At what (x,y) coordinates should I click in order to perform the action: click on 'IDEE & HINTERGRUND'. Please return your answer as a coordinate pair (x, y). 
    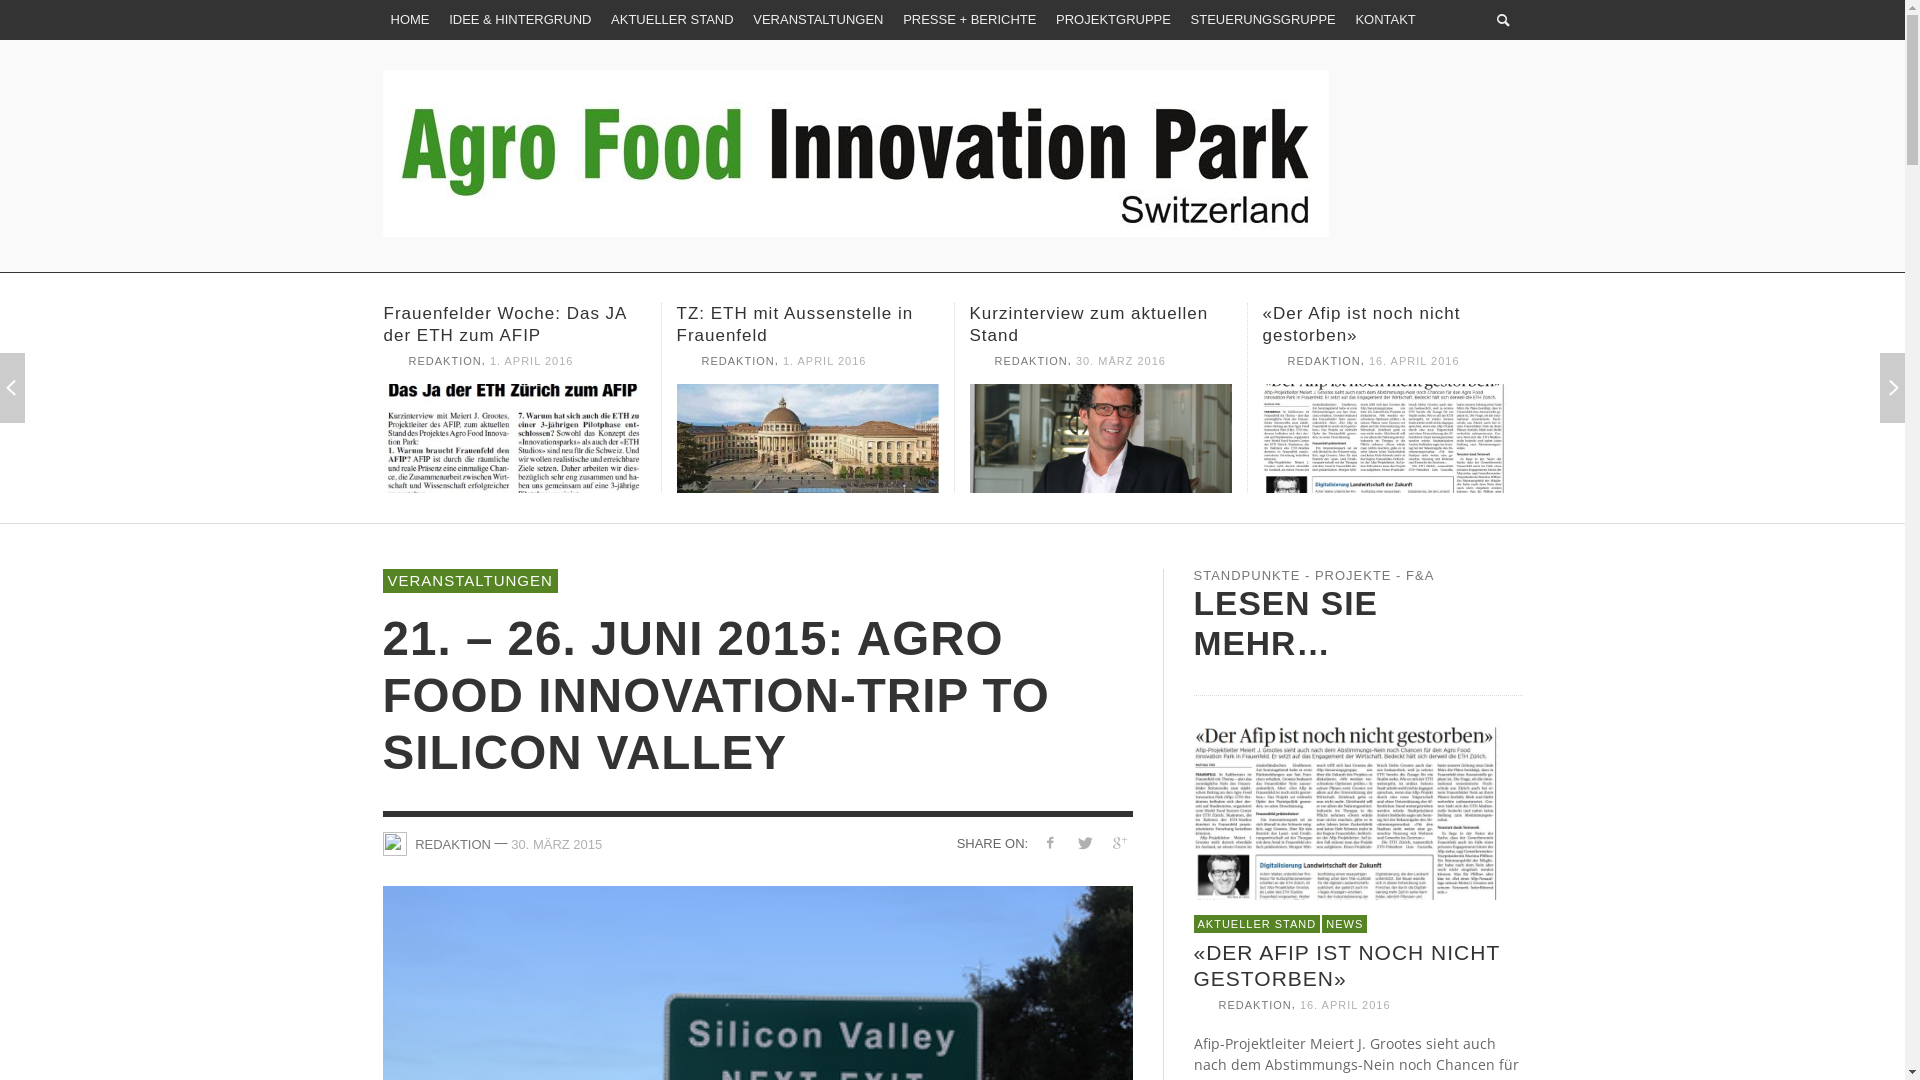
    Looking at the image, I should click on (519, 19).